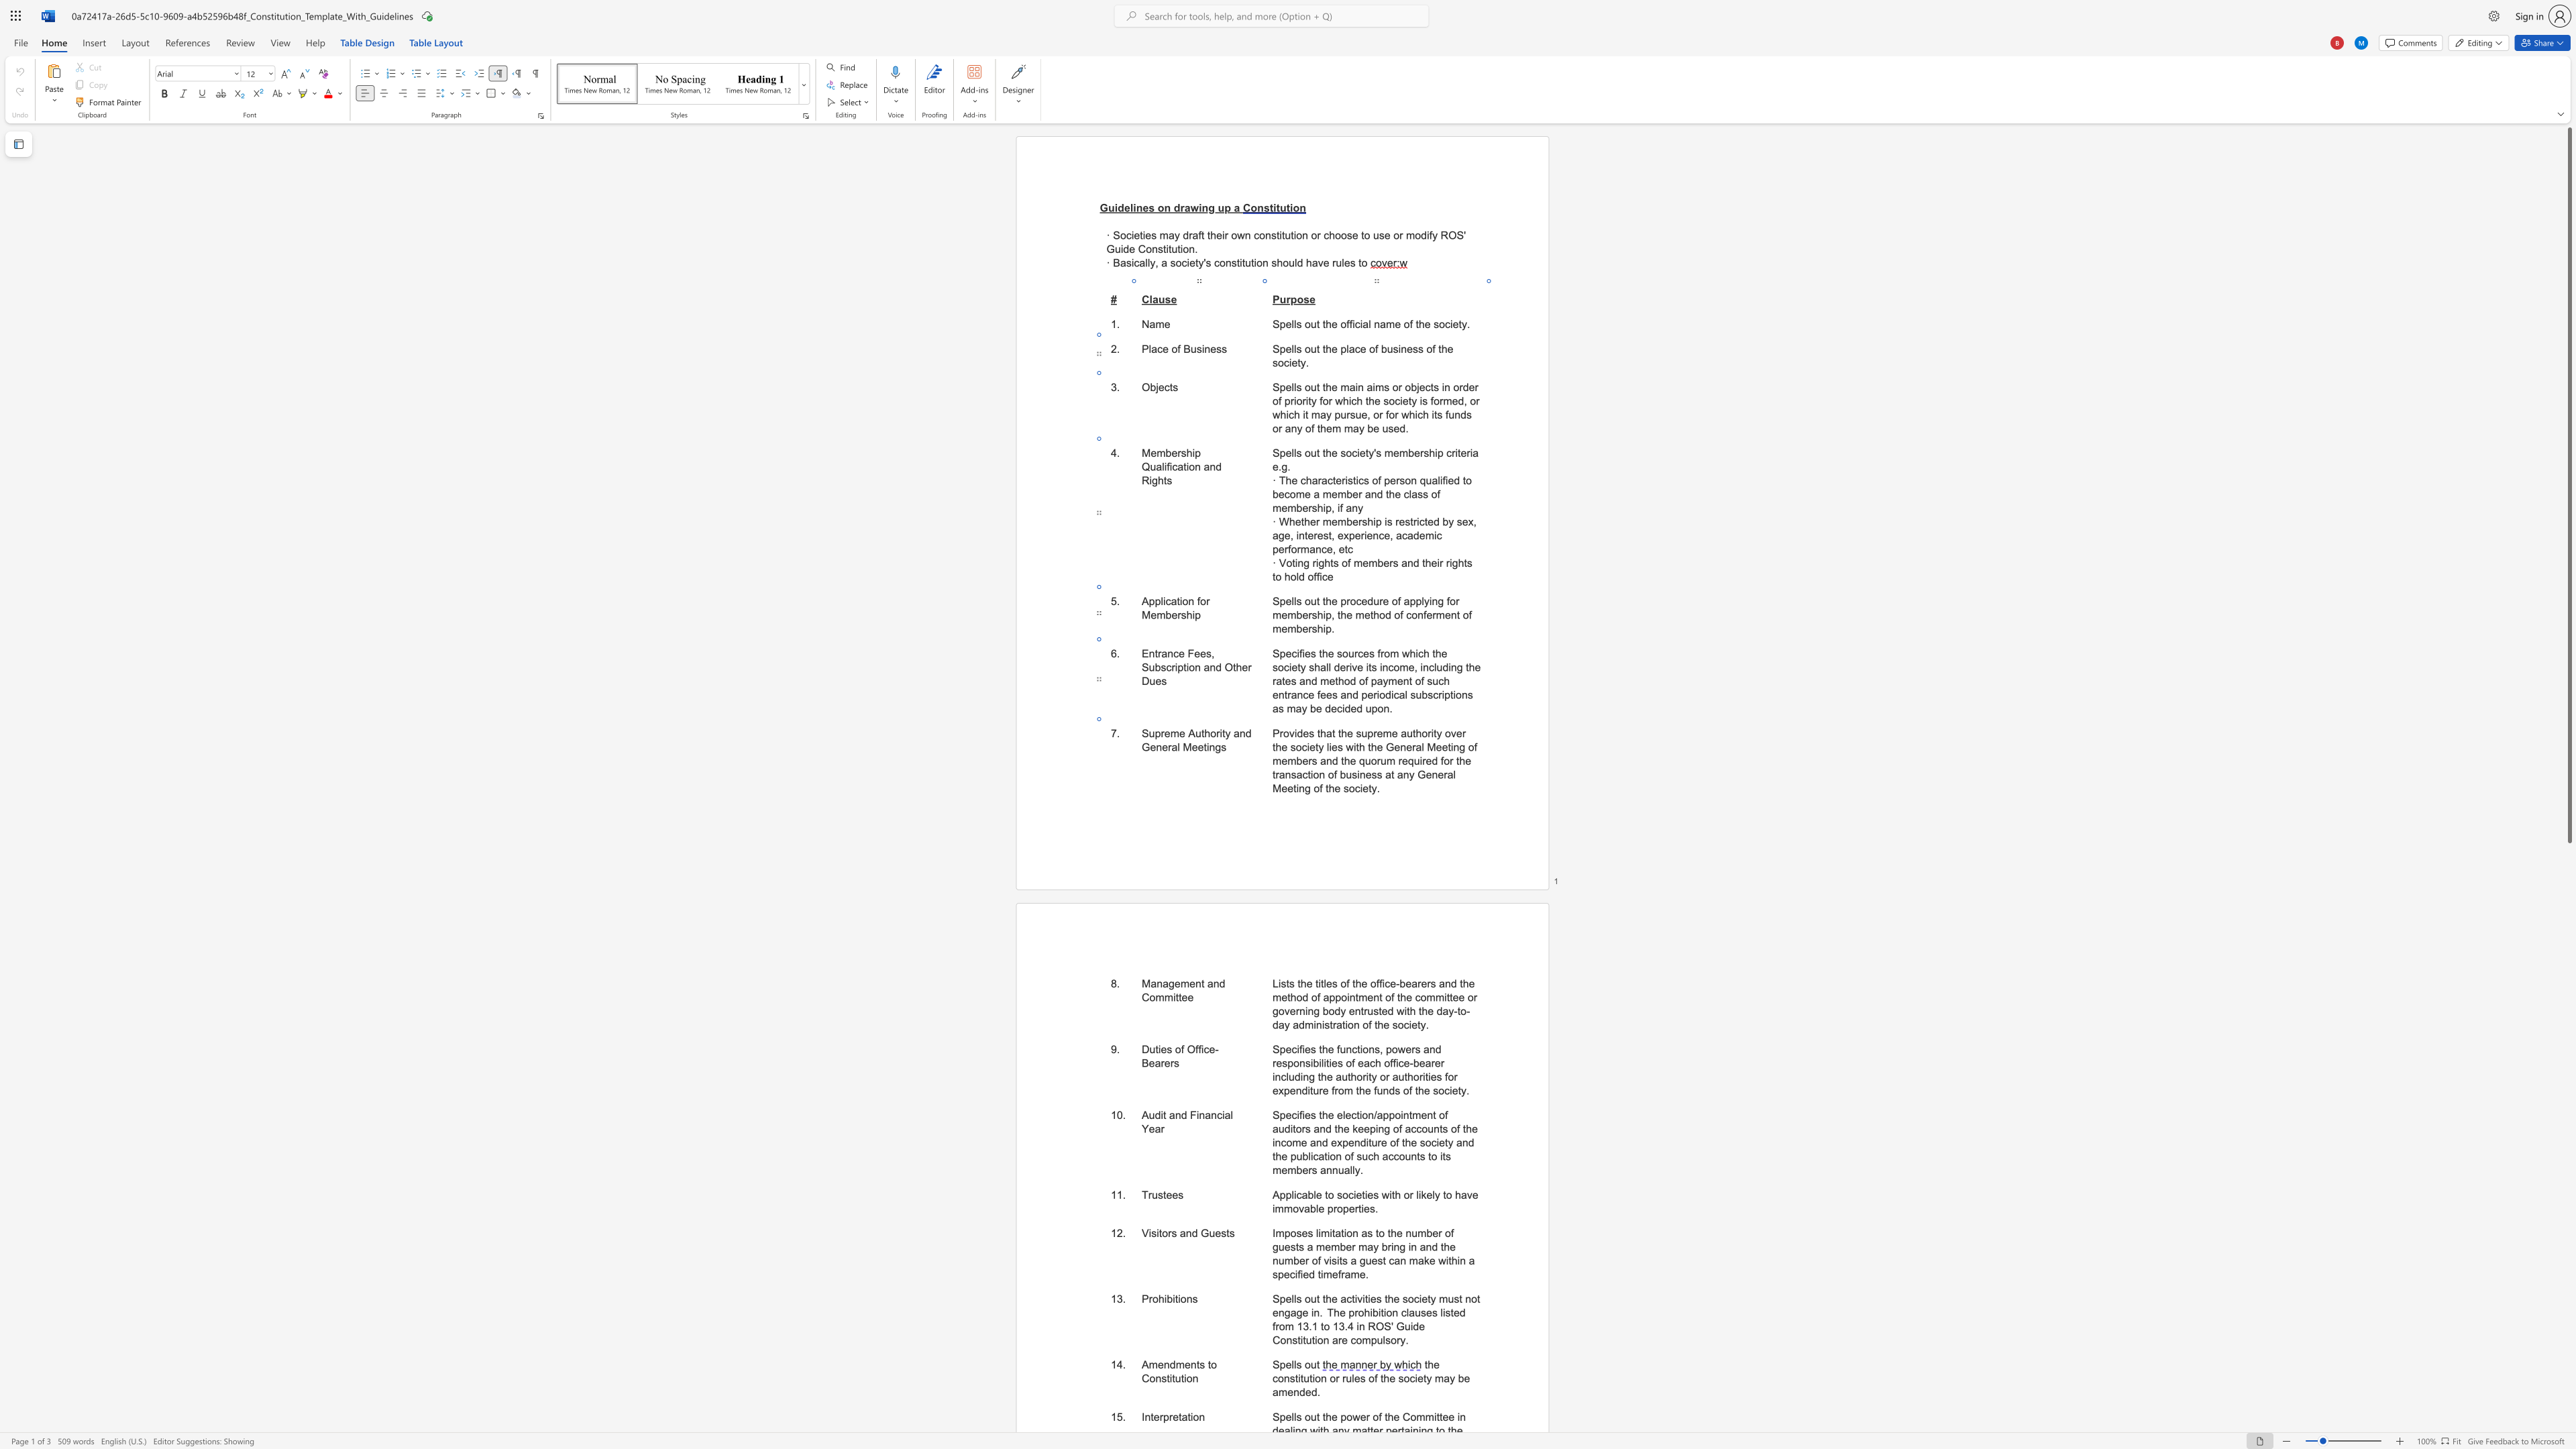 This screenshot has width=2576, height=1449. What do you see at coordinates (1177, 1298) in the screenshot?
I see `the 3th character "i" in the text` at bounding box center [1177, 1298].